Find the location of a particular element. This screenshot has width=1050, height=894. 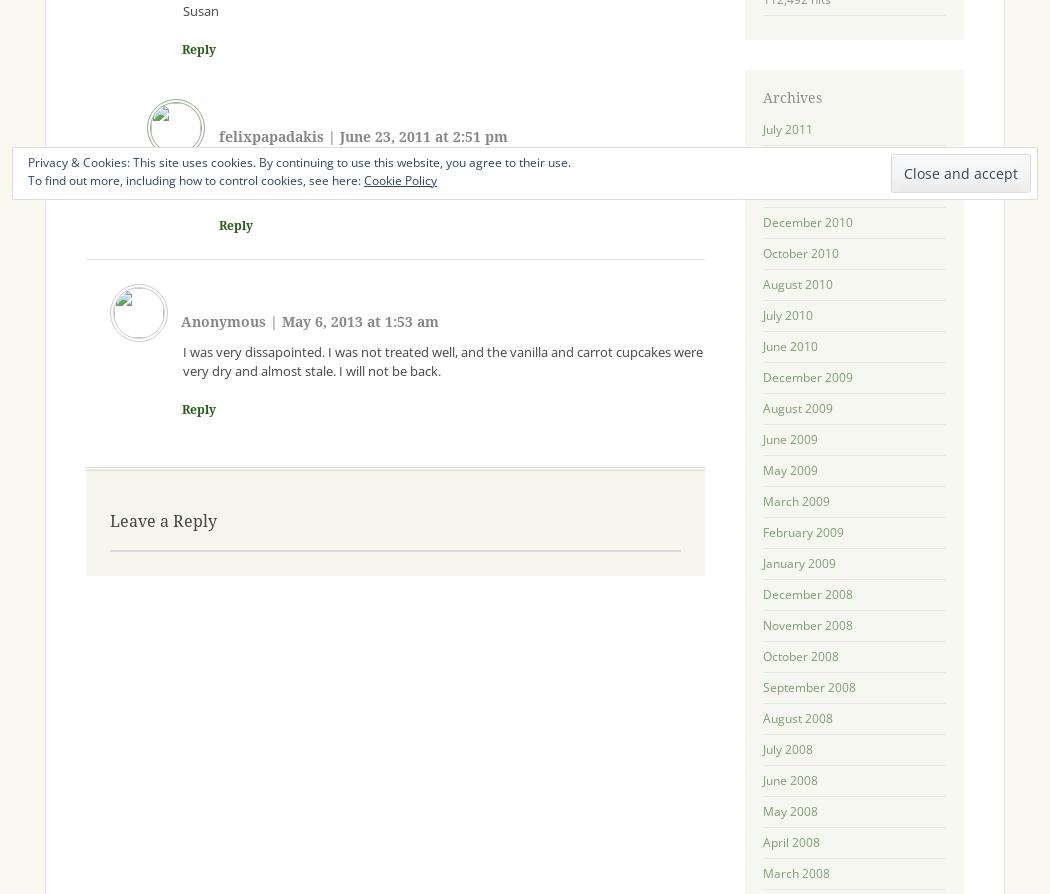

'May 6, 2013 at 1:53 am' is located at coordinates (359, 320).